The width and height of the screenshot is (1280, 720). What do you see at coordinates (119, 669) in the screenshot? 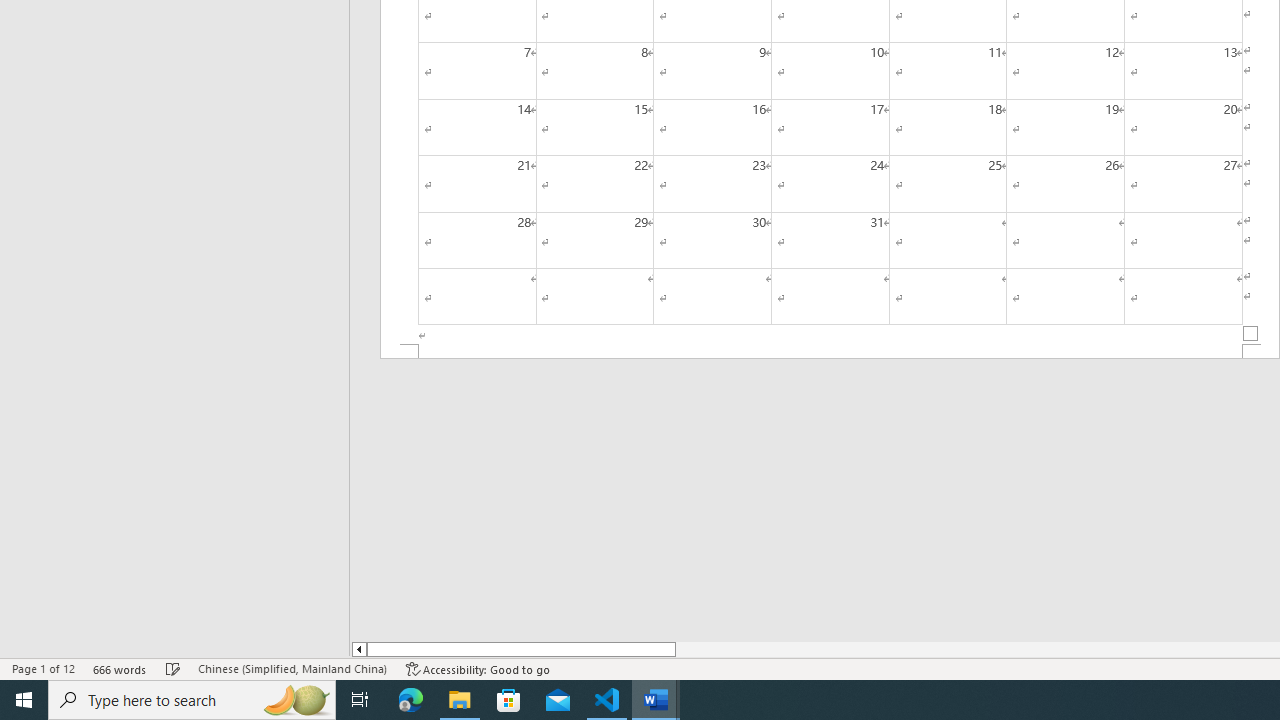
I see `'Word Count 666 words'` at bounding box center [119, 669].